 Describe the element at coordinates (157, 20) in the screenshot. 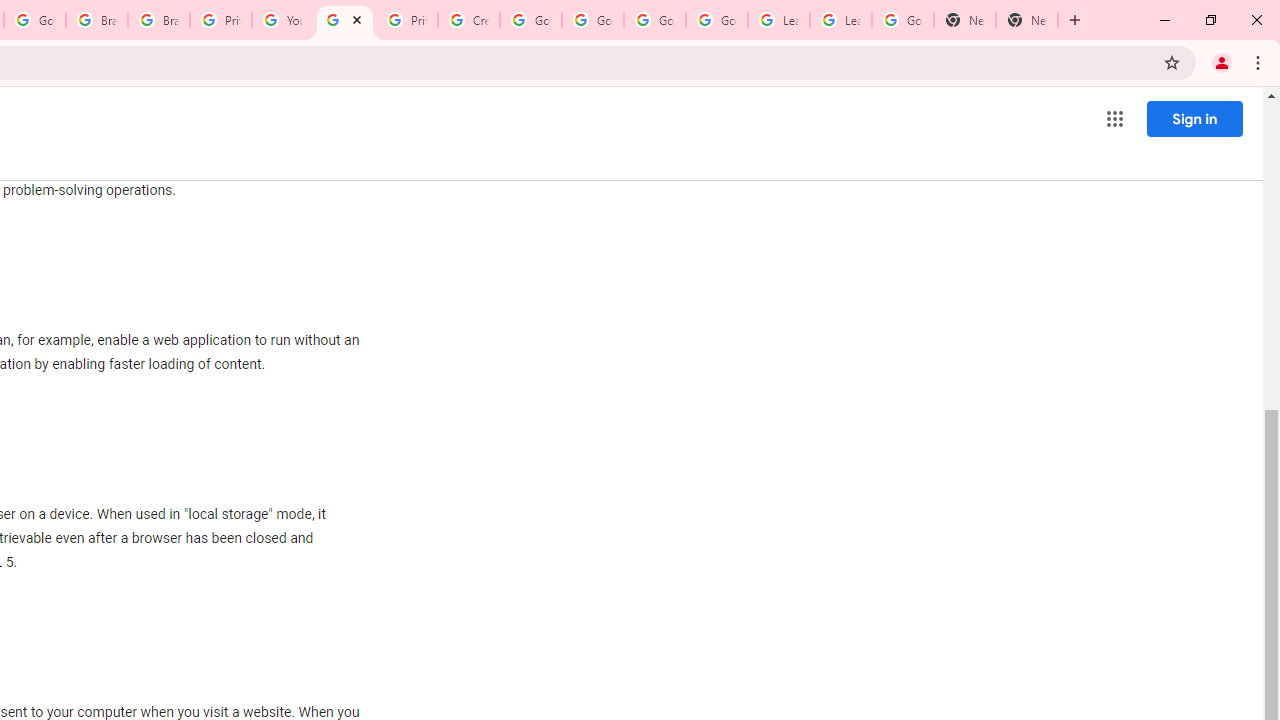

I see `'Brand Resource Center'` at that location.